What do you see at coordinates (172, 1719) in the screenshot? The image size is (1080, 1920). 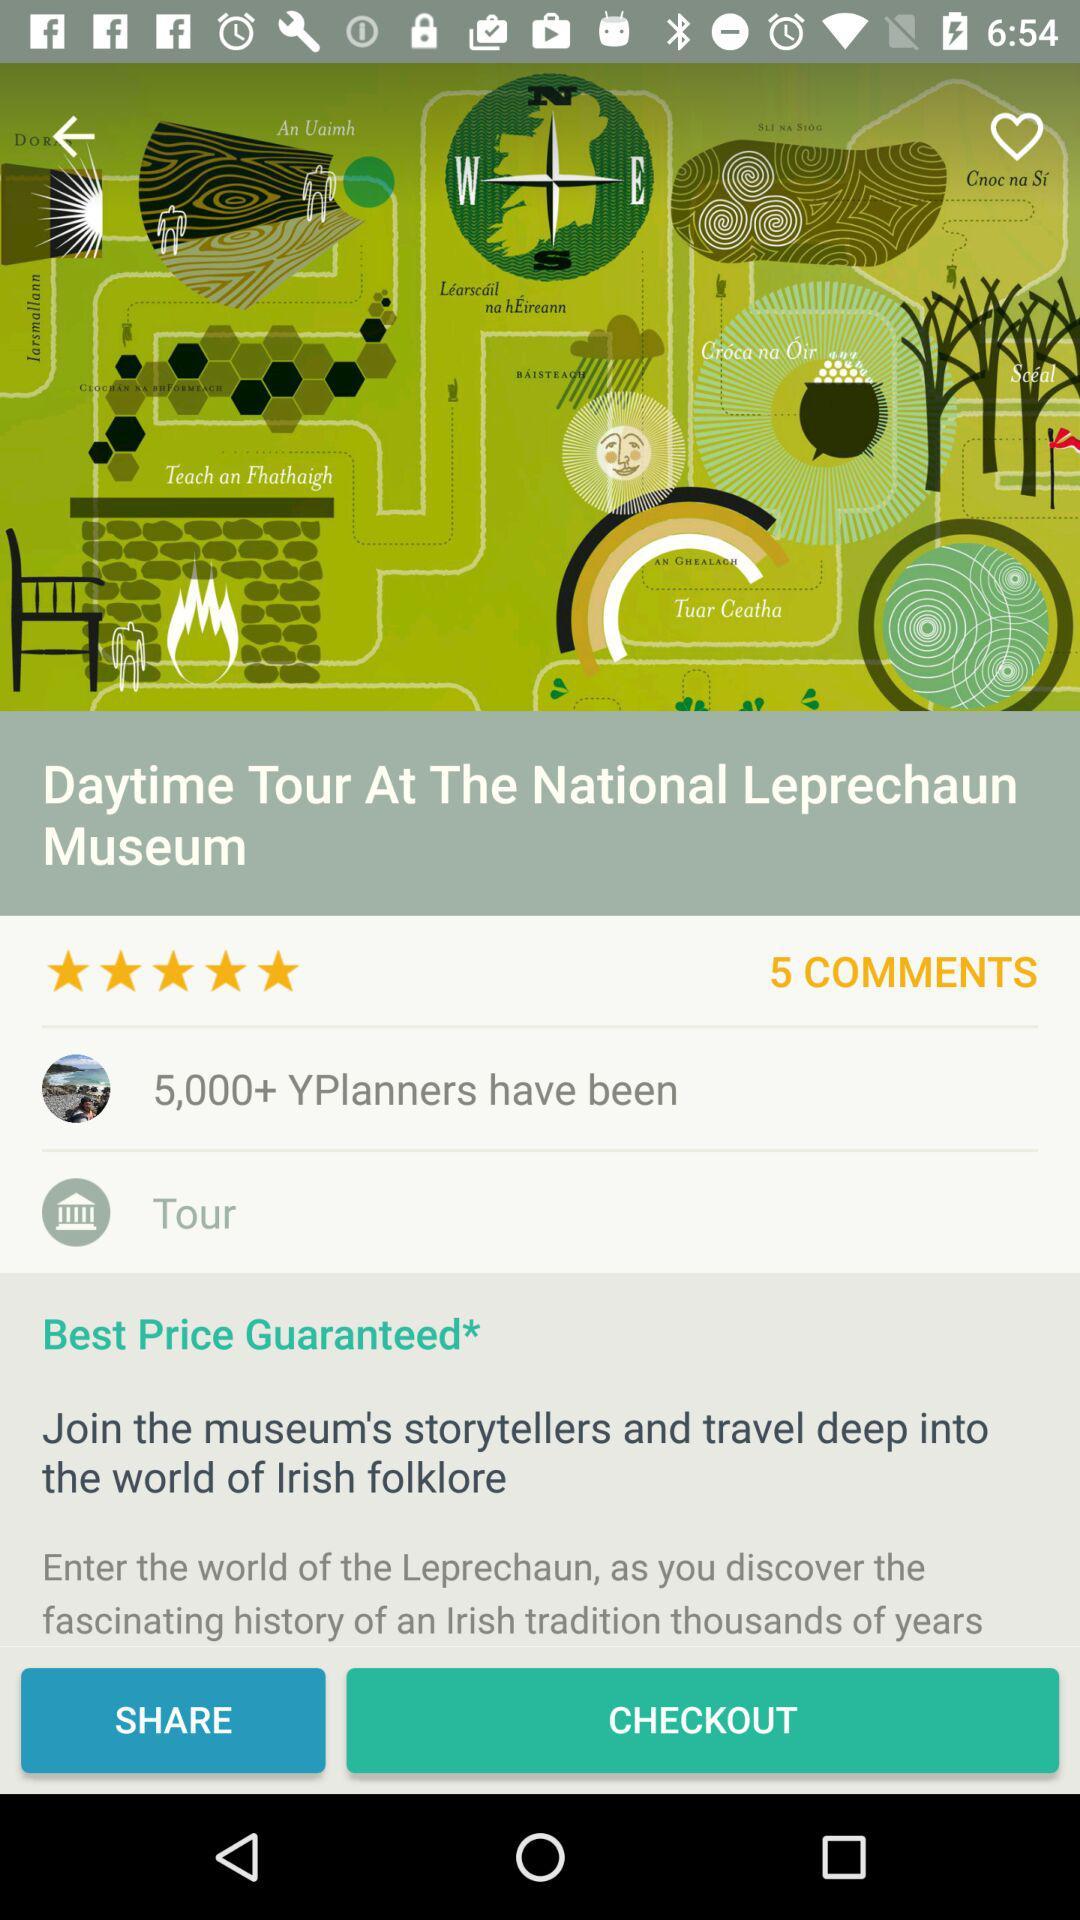 I see `share icon` at bounding box center [172, 1719].